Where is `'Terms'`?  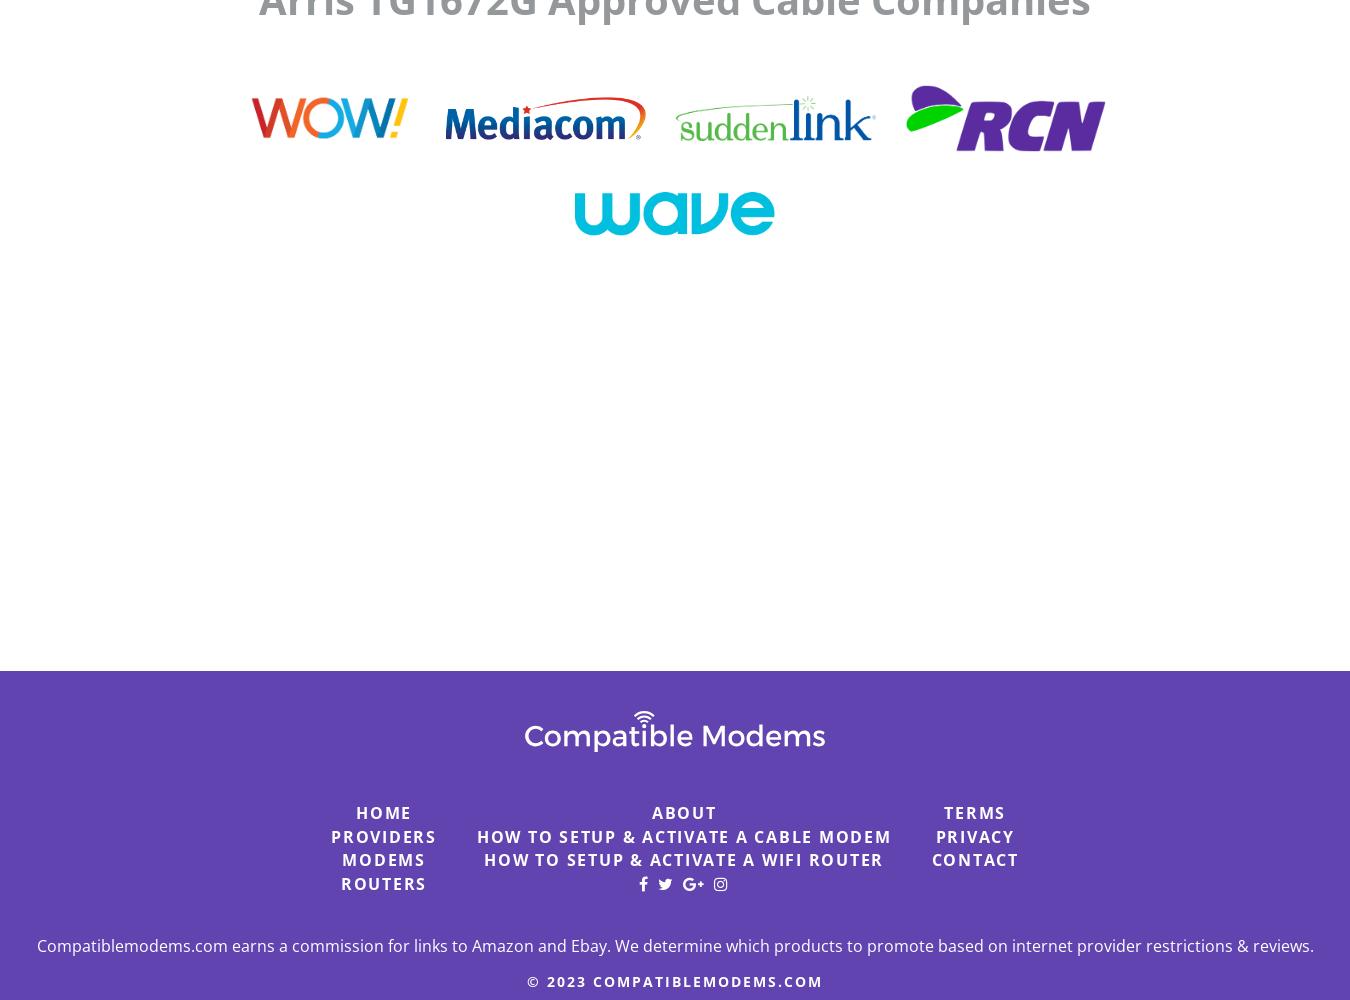 'Terms' is located at coordinates (973, 812).